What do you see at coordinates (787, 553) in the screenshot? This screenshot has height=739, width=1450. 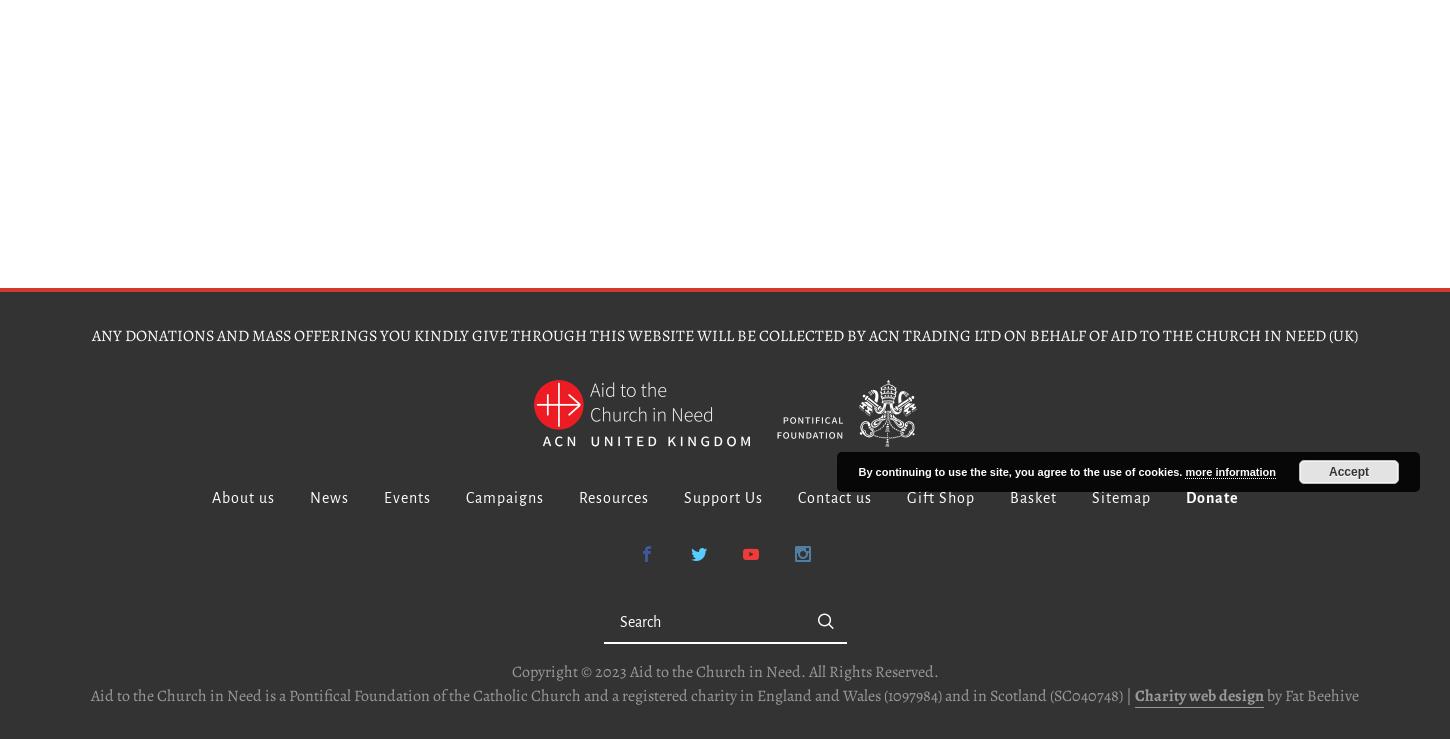 I see `'youtube'` at bounding box center [787, 553].